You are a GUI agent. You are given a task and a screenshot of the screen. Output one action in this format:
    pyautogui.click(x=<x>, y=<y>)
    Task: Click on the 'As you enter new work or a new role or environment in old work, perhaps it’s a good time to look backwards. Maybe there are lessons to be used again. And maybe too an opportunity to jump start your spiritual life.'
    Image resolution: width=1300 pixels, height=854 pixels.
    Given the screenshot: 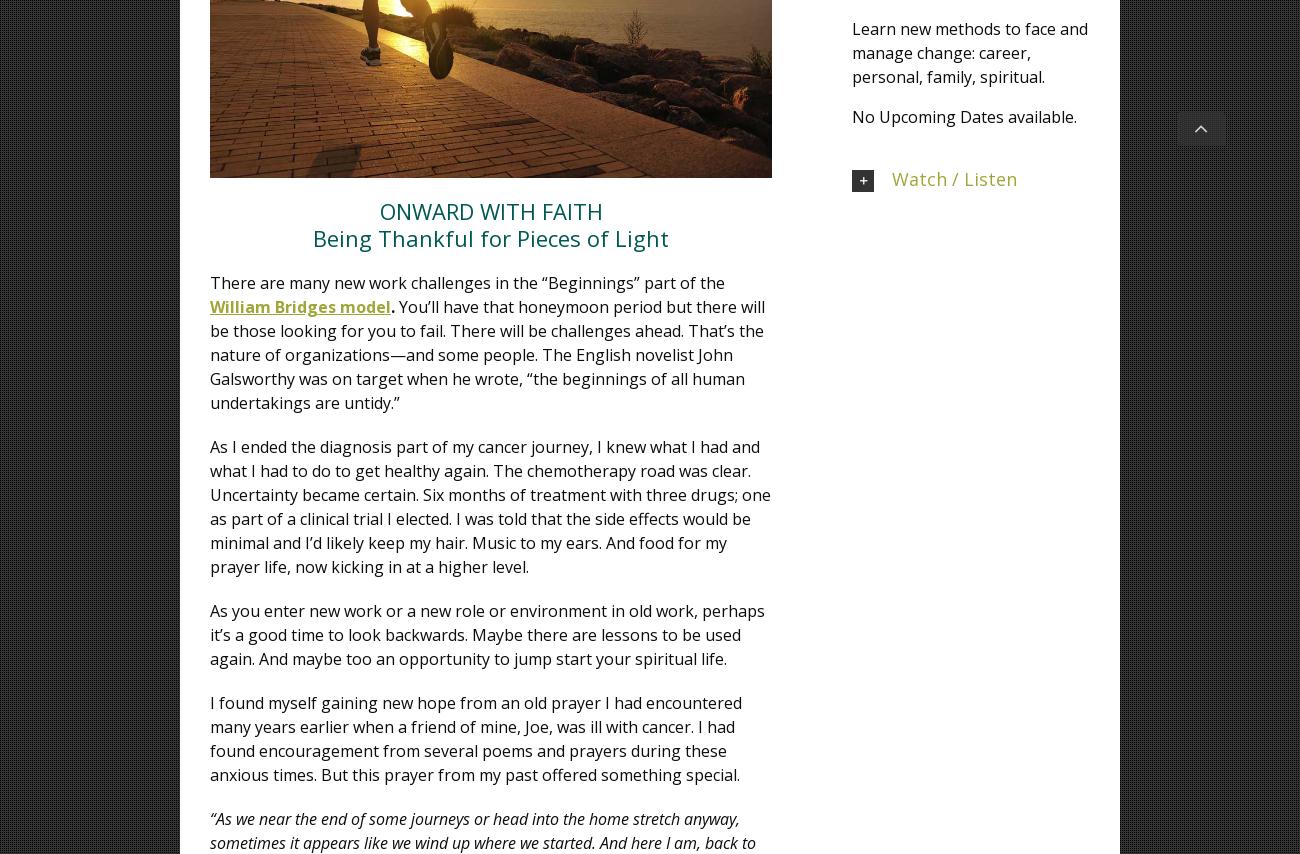 What is the action you would take?
    pyautogui.click(x=209, y=634)
    